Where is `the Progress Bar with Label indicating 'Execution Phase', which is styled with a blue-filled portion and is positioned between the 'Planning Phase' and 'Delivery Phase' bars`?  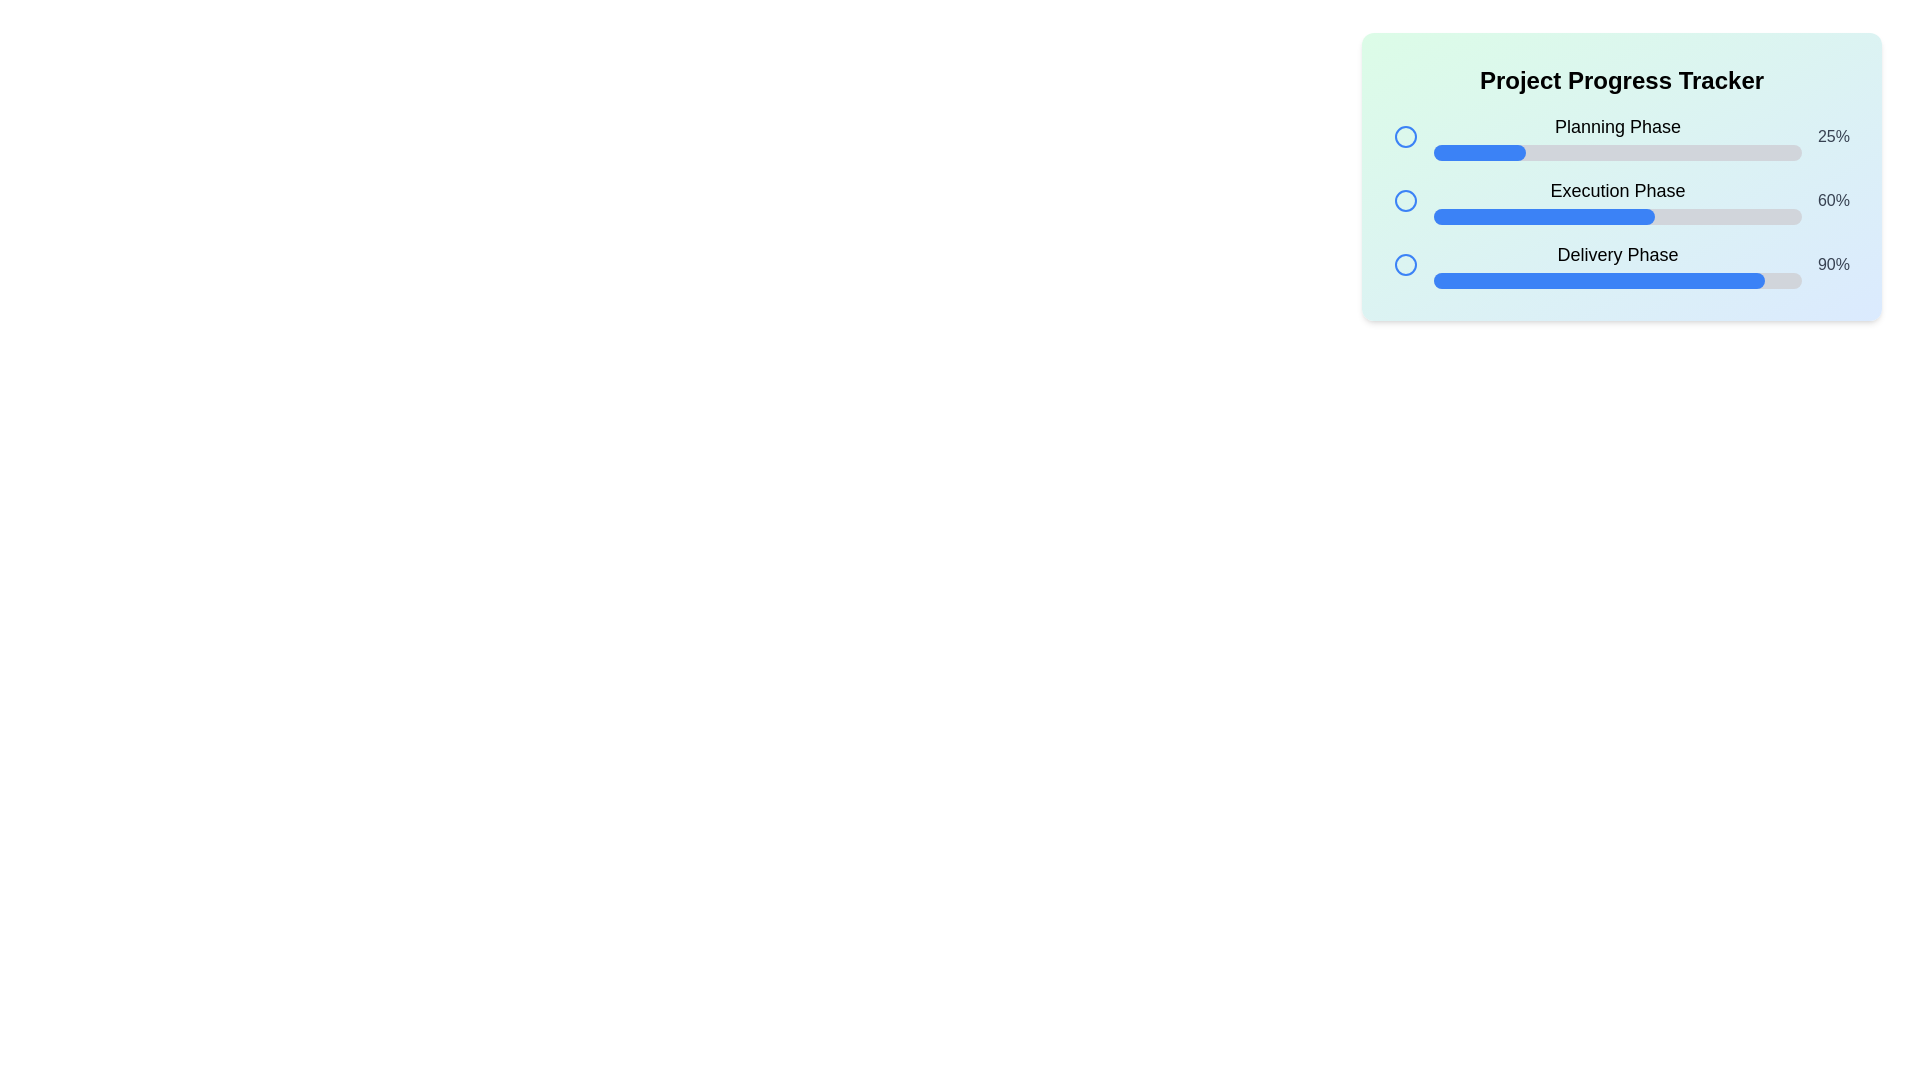
the Progress Bar with Label indicating 'Execution Phase', which is styled with a blue-filled portion and is positioned between the 'Planning Phase' and 'Delivery Phase' bars is located at coordinates (1617, 200).